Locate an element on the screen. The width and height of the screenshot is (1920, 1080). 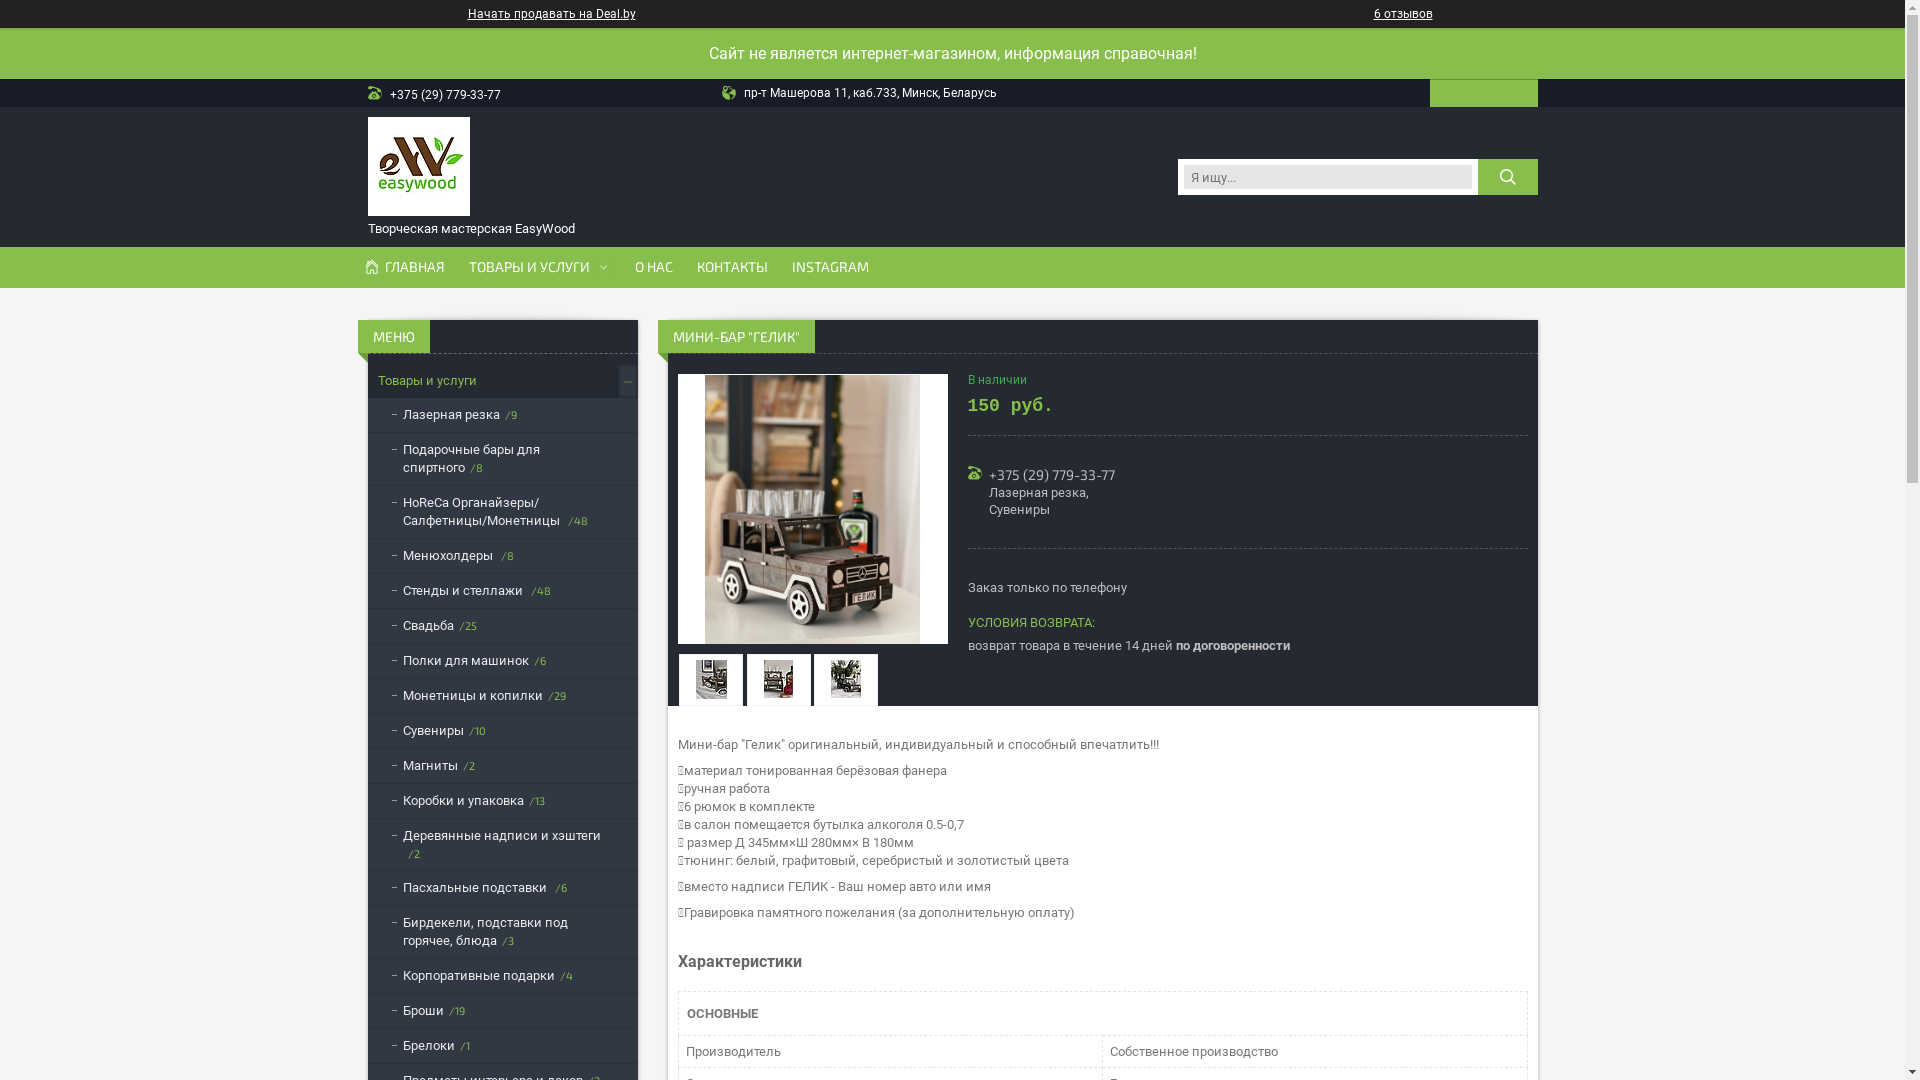
'INSTAGRAM' is located at coordinates (830, 265).